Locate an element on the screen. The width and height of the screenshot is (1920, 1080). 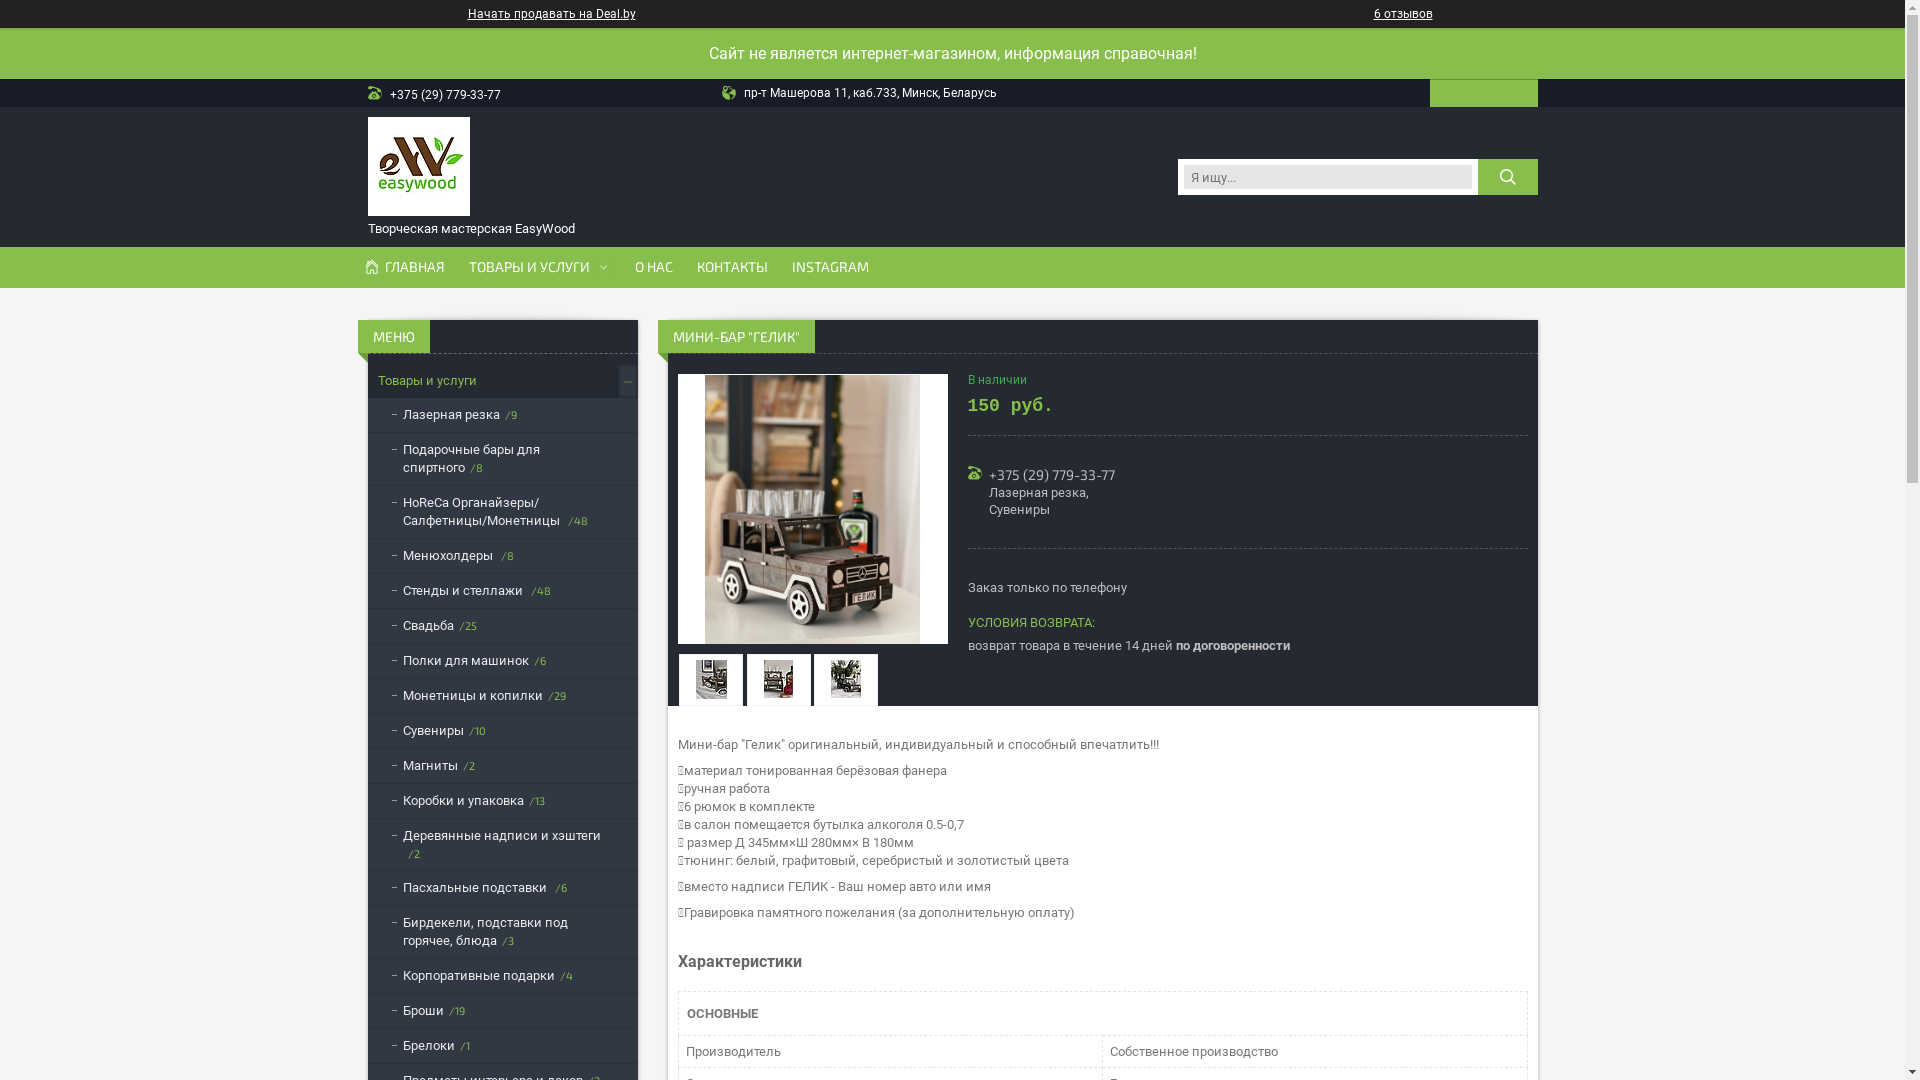
'INSTAGRAM' is located at coordinates (830, 265).